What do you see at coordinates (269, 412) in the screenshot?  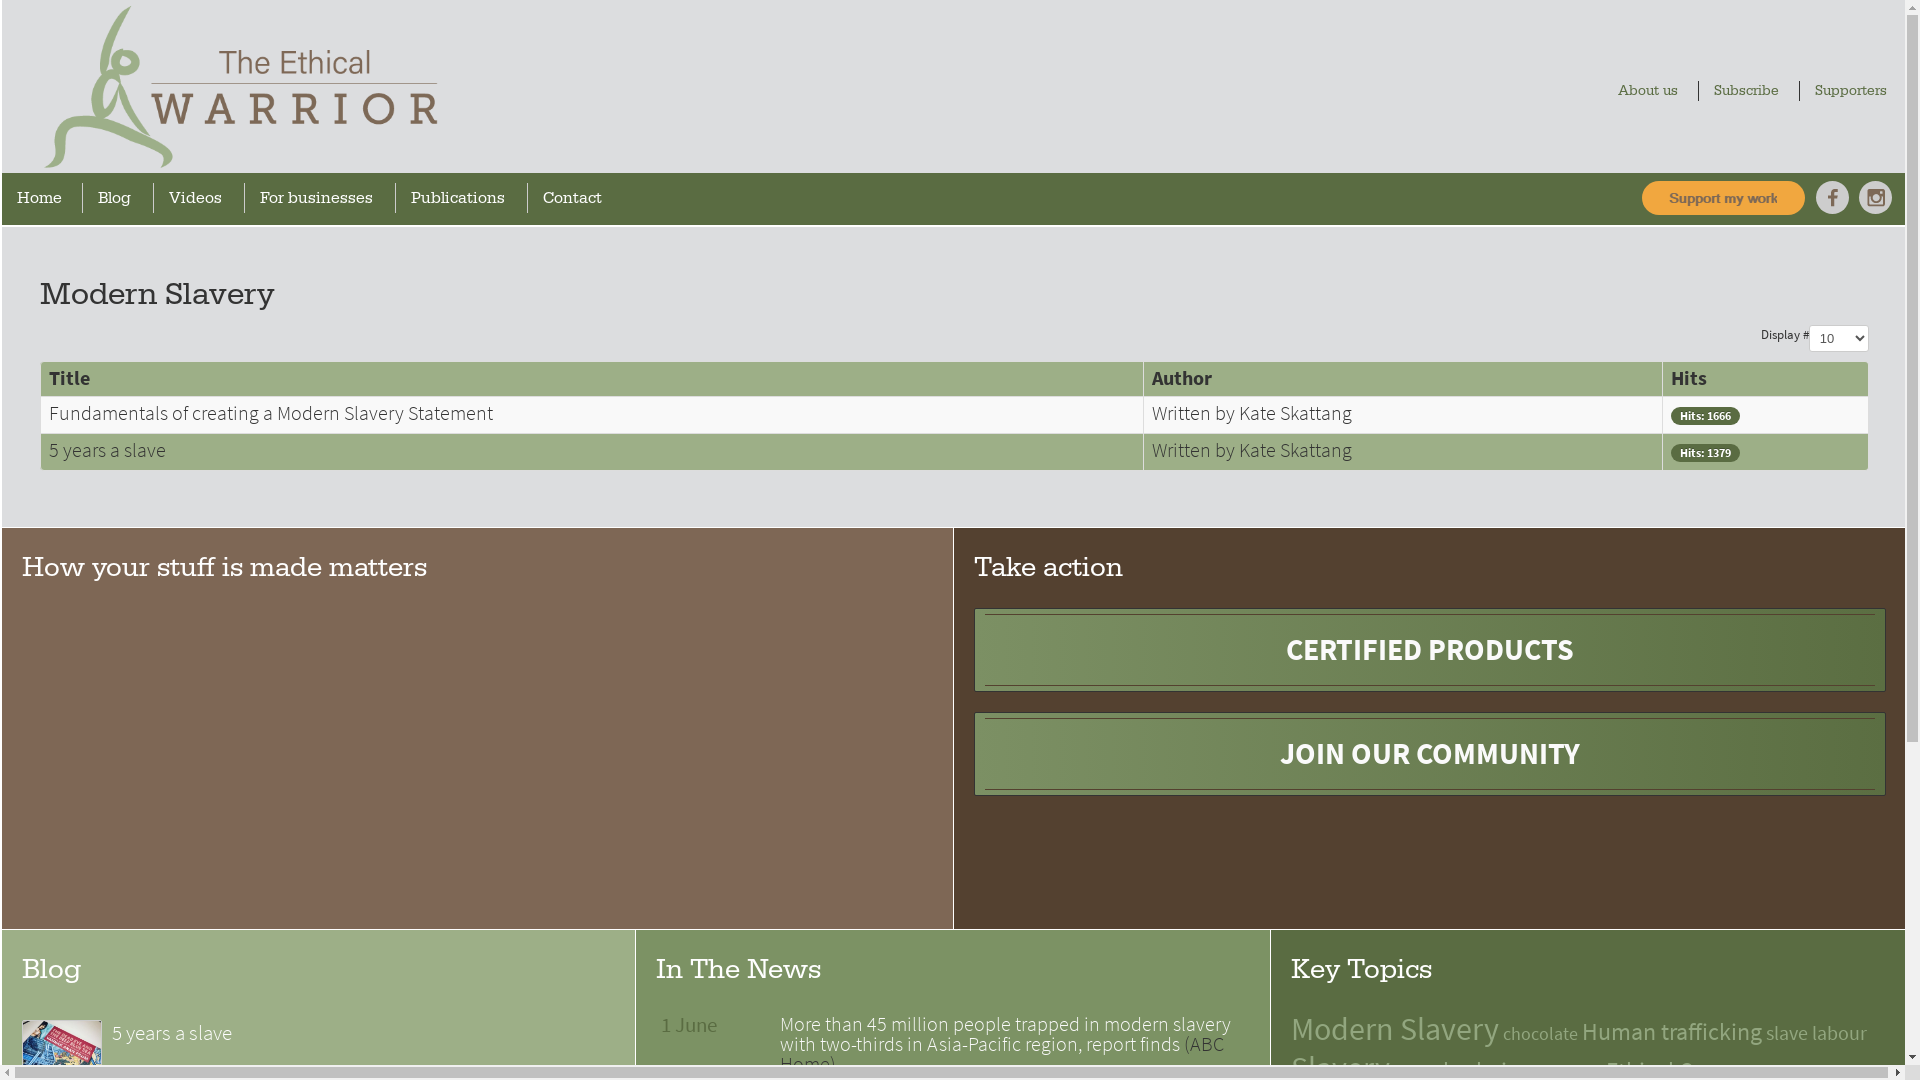 I see `'Fundamentals of creating a Modern Slavery Statement'` at bounding box center [269, 412].